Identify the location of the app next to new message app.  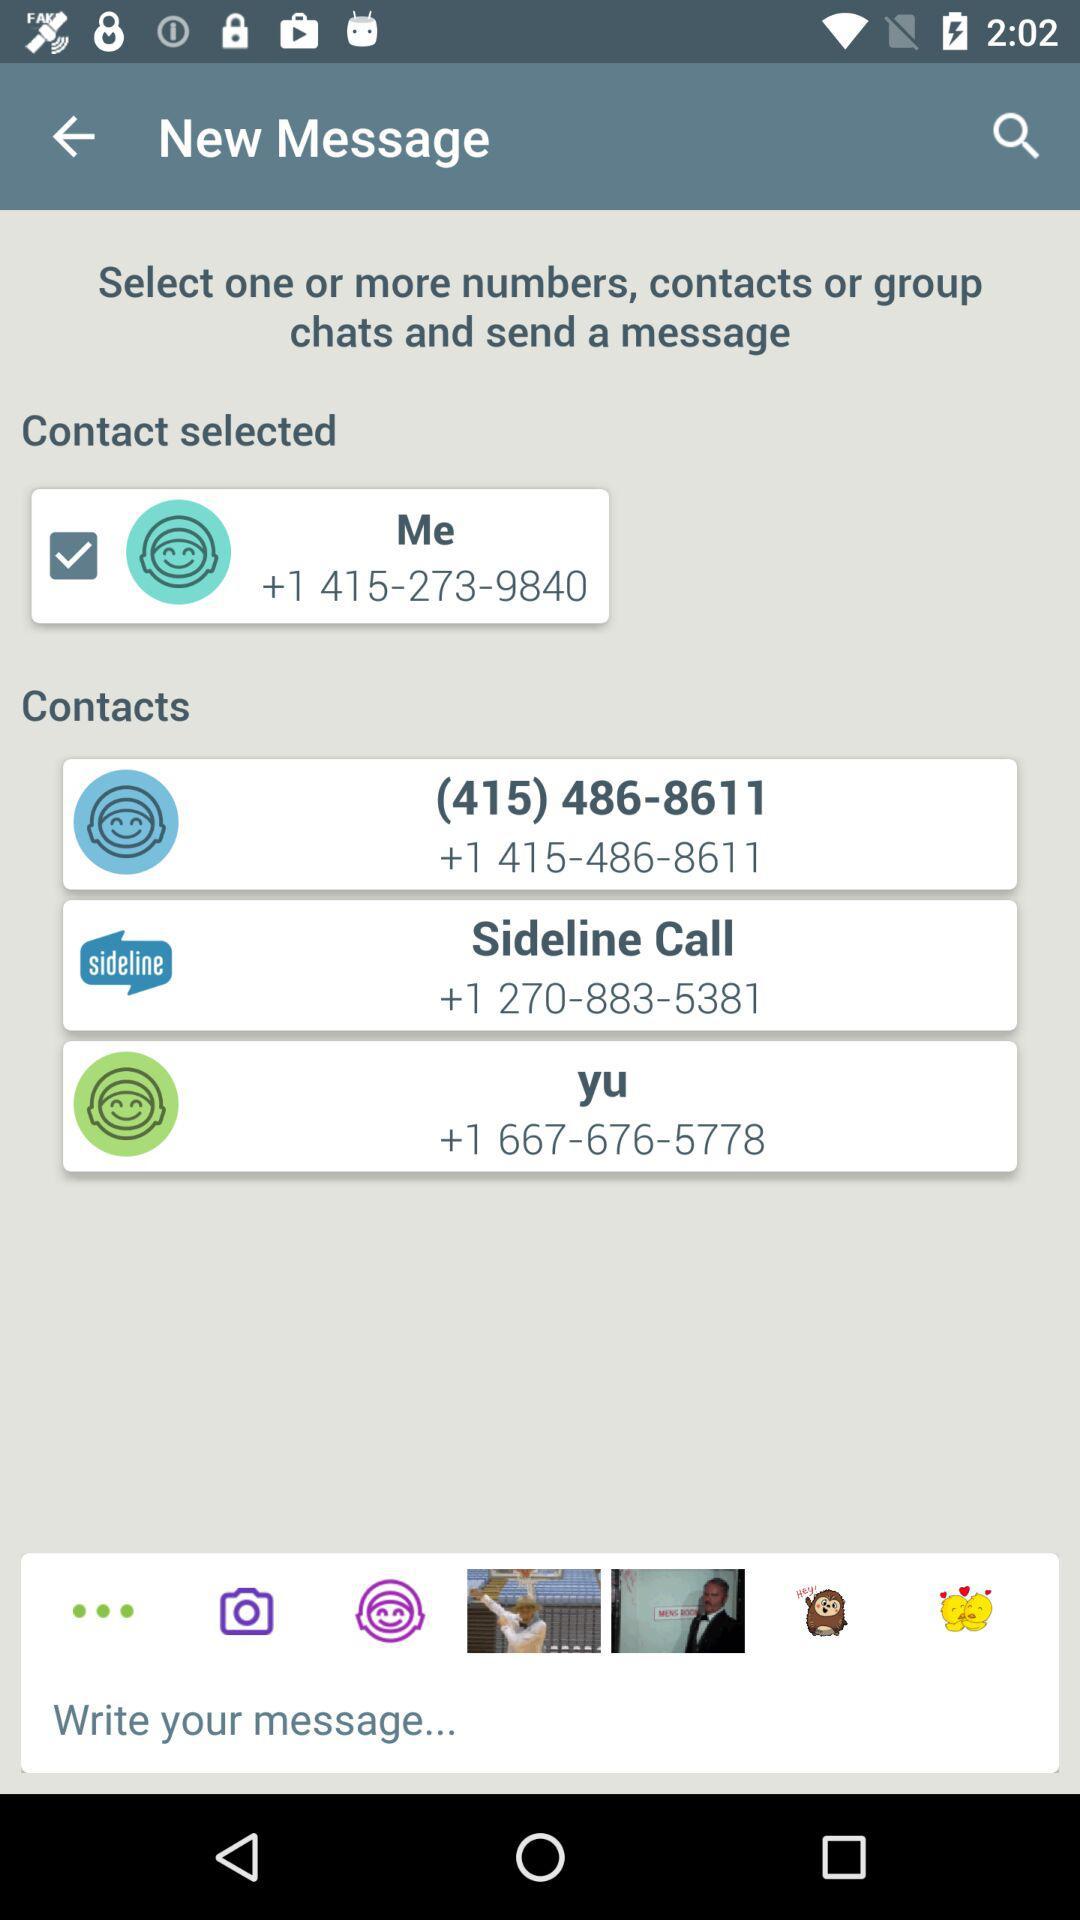
(1017, 135).